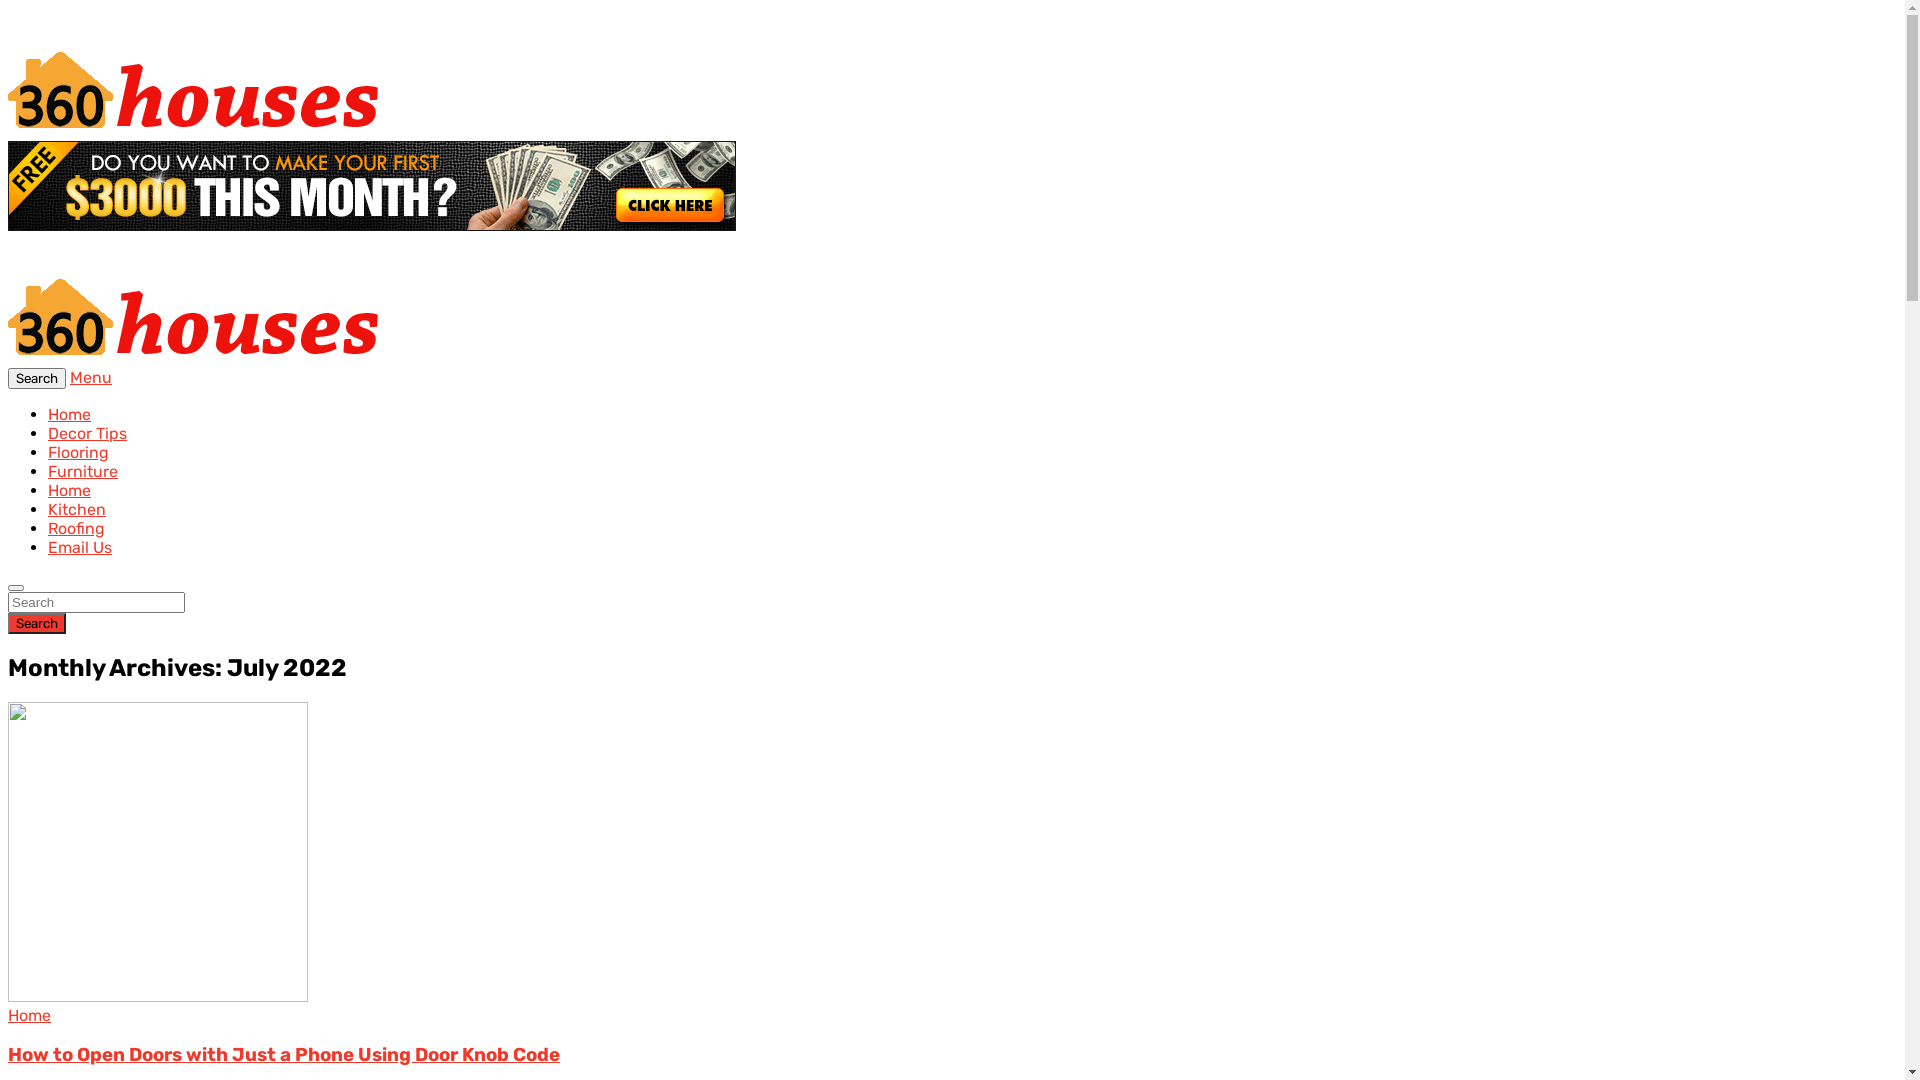 Image resolution: width=1920 pixels, height=1080 pixels. What do you see at coordinates (48, 490) in the screenshot?
I see `'Home'` at bounding box center [48, 490].